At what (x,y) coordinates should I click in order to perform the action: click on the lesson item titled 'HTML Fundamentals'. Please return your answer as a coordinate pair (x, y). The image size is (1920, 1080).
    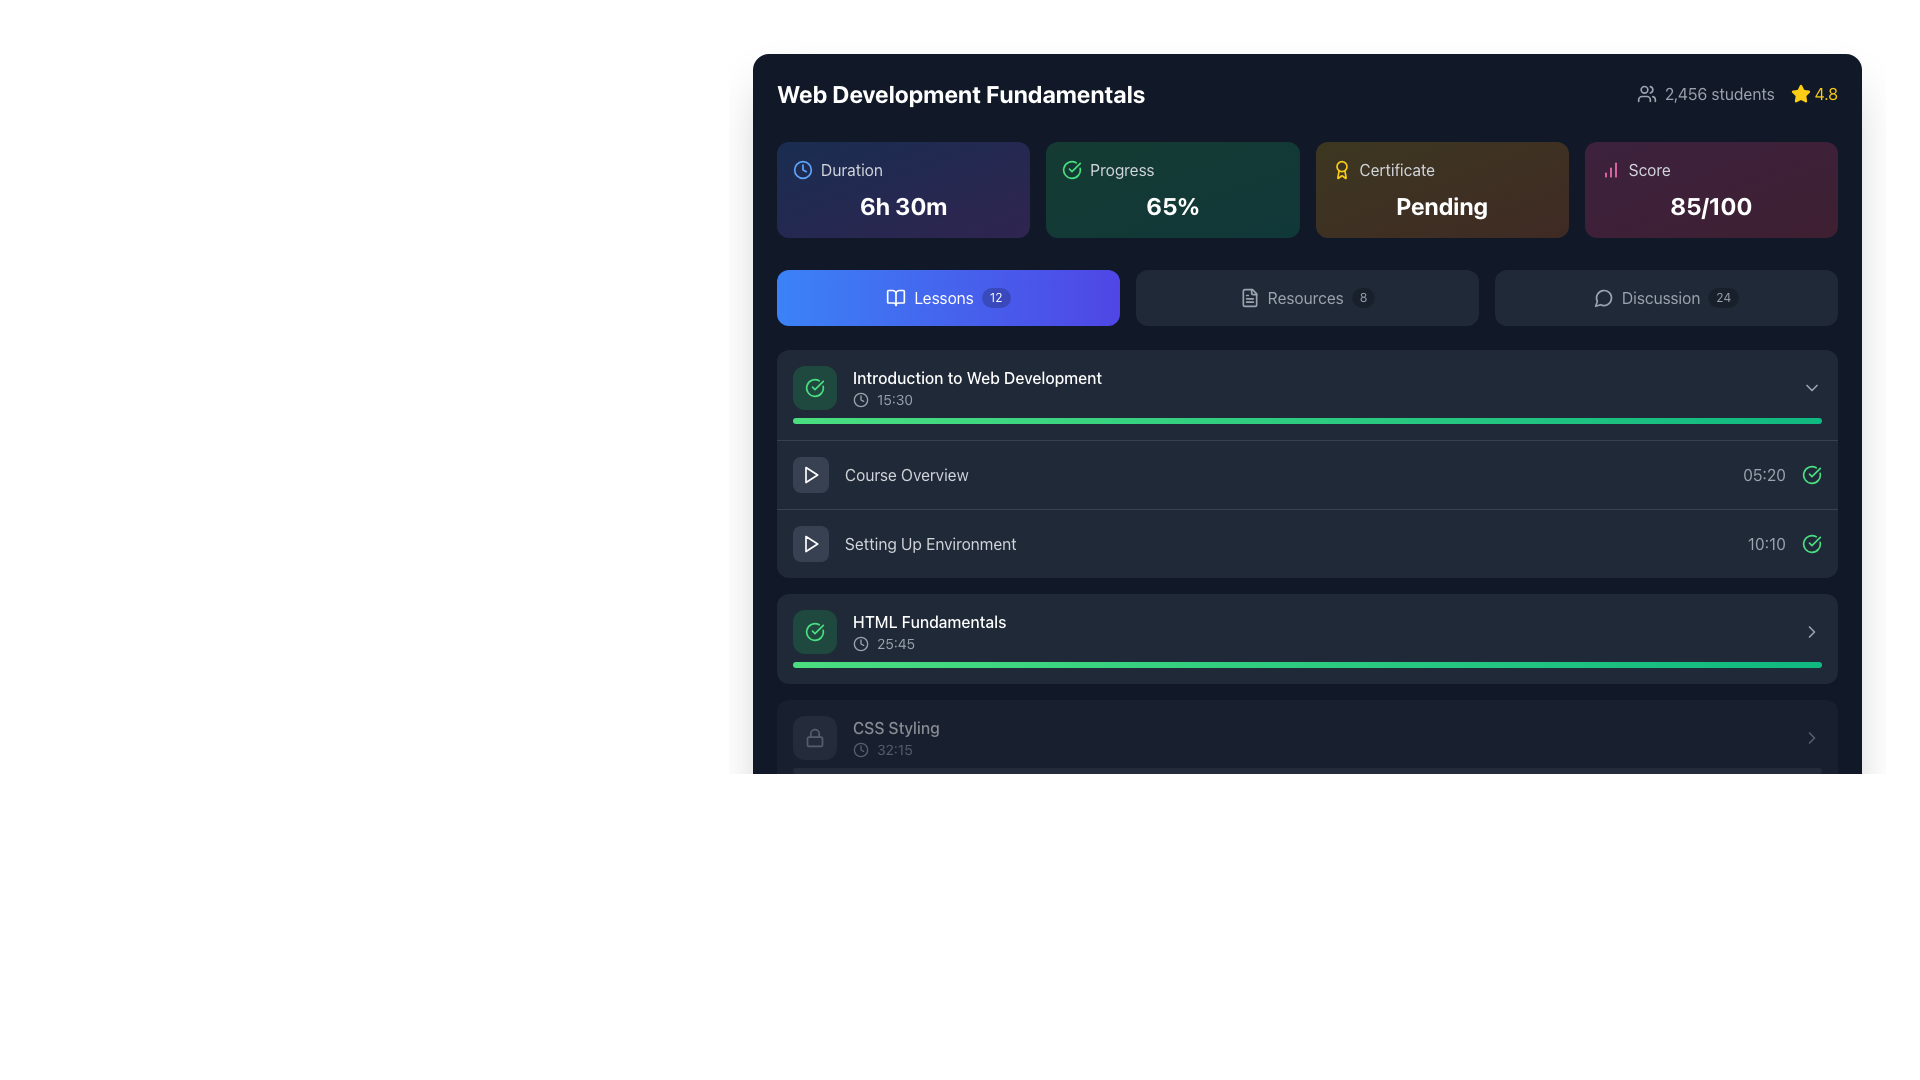
    Looking at the image, I should click on (928, 632).